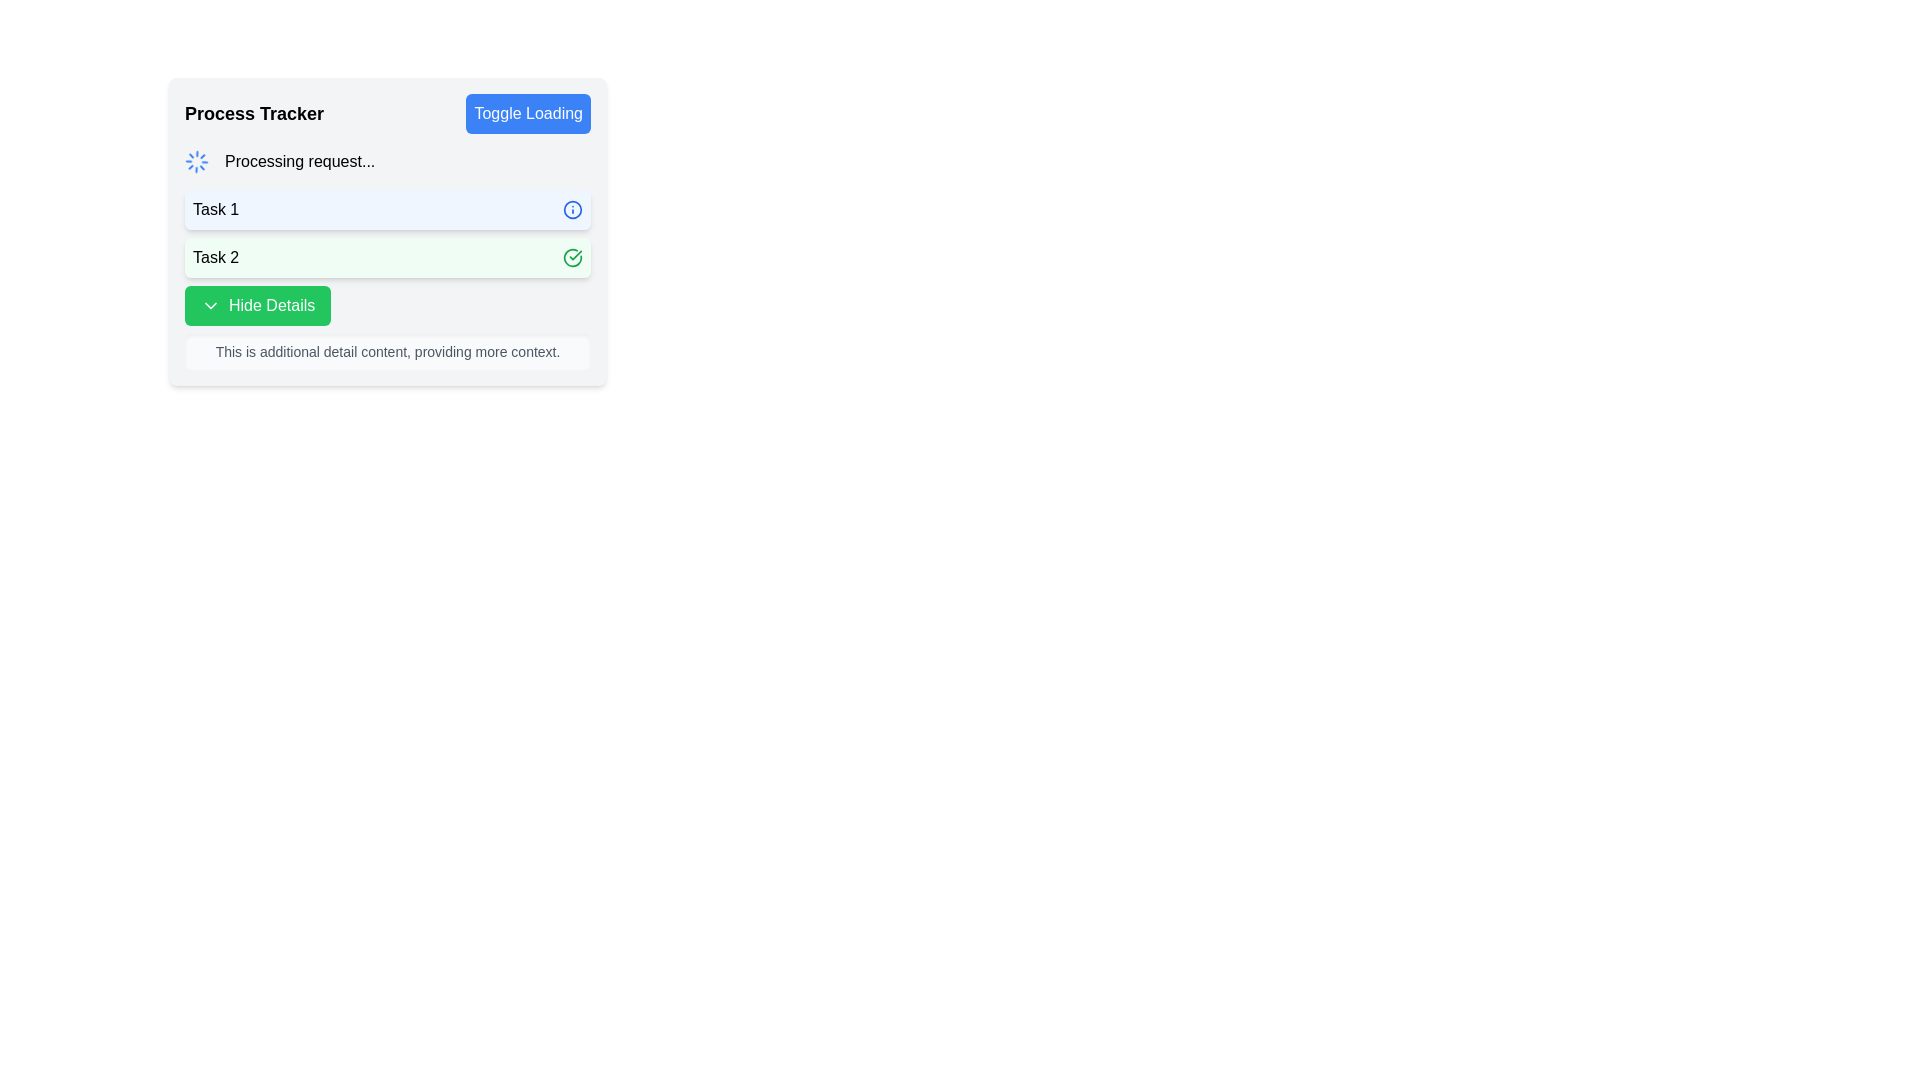  I want to click on text displayed in the Text label that shows 'Processing request...' located in the upper section of a light-colored panel, immediately to the right of a blue spinning loader icon, so click(299, 161).